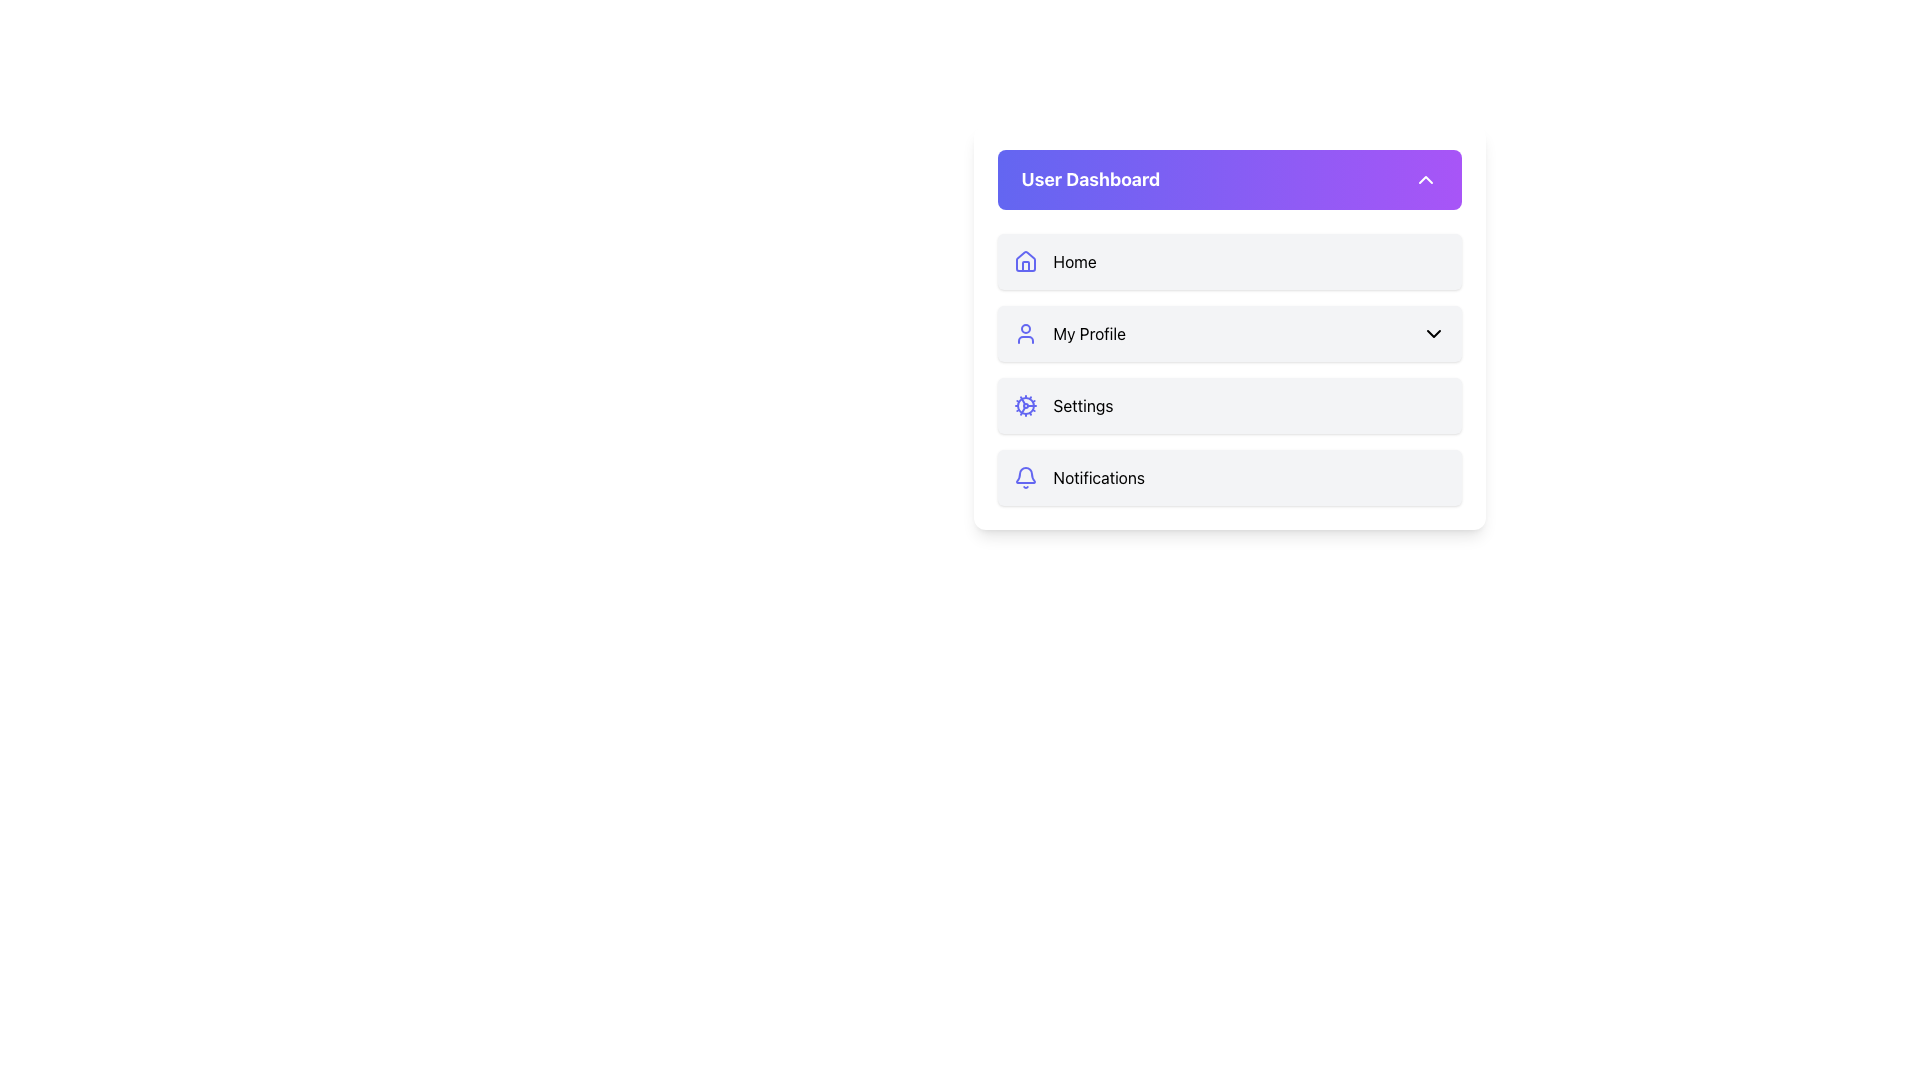 The height and width of the screenshot is (1080, 1920). Describe the element at coordinates (1089, 180) in the screenshot. I see `the 'User Dashboard' text label which is styled with a bold, large white font against a gradient background of indigo to purple, located in the header section above navigation items` at that location.